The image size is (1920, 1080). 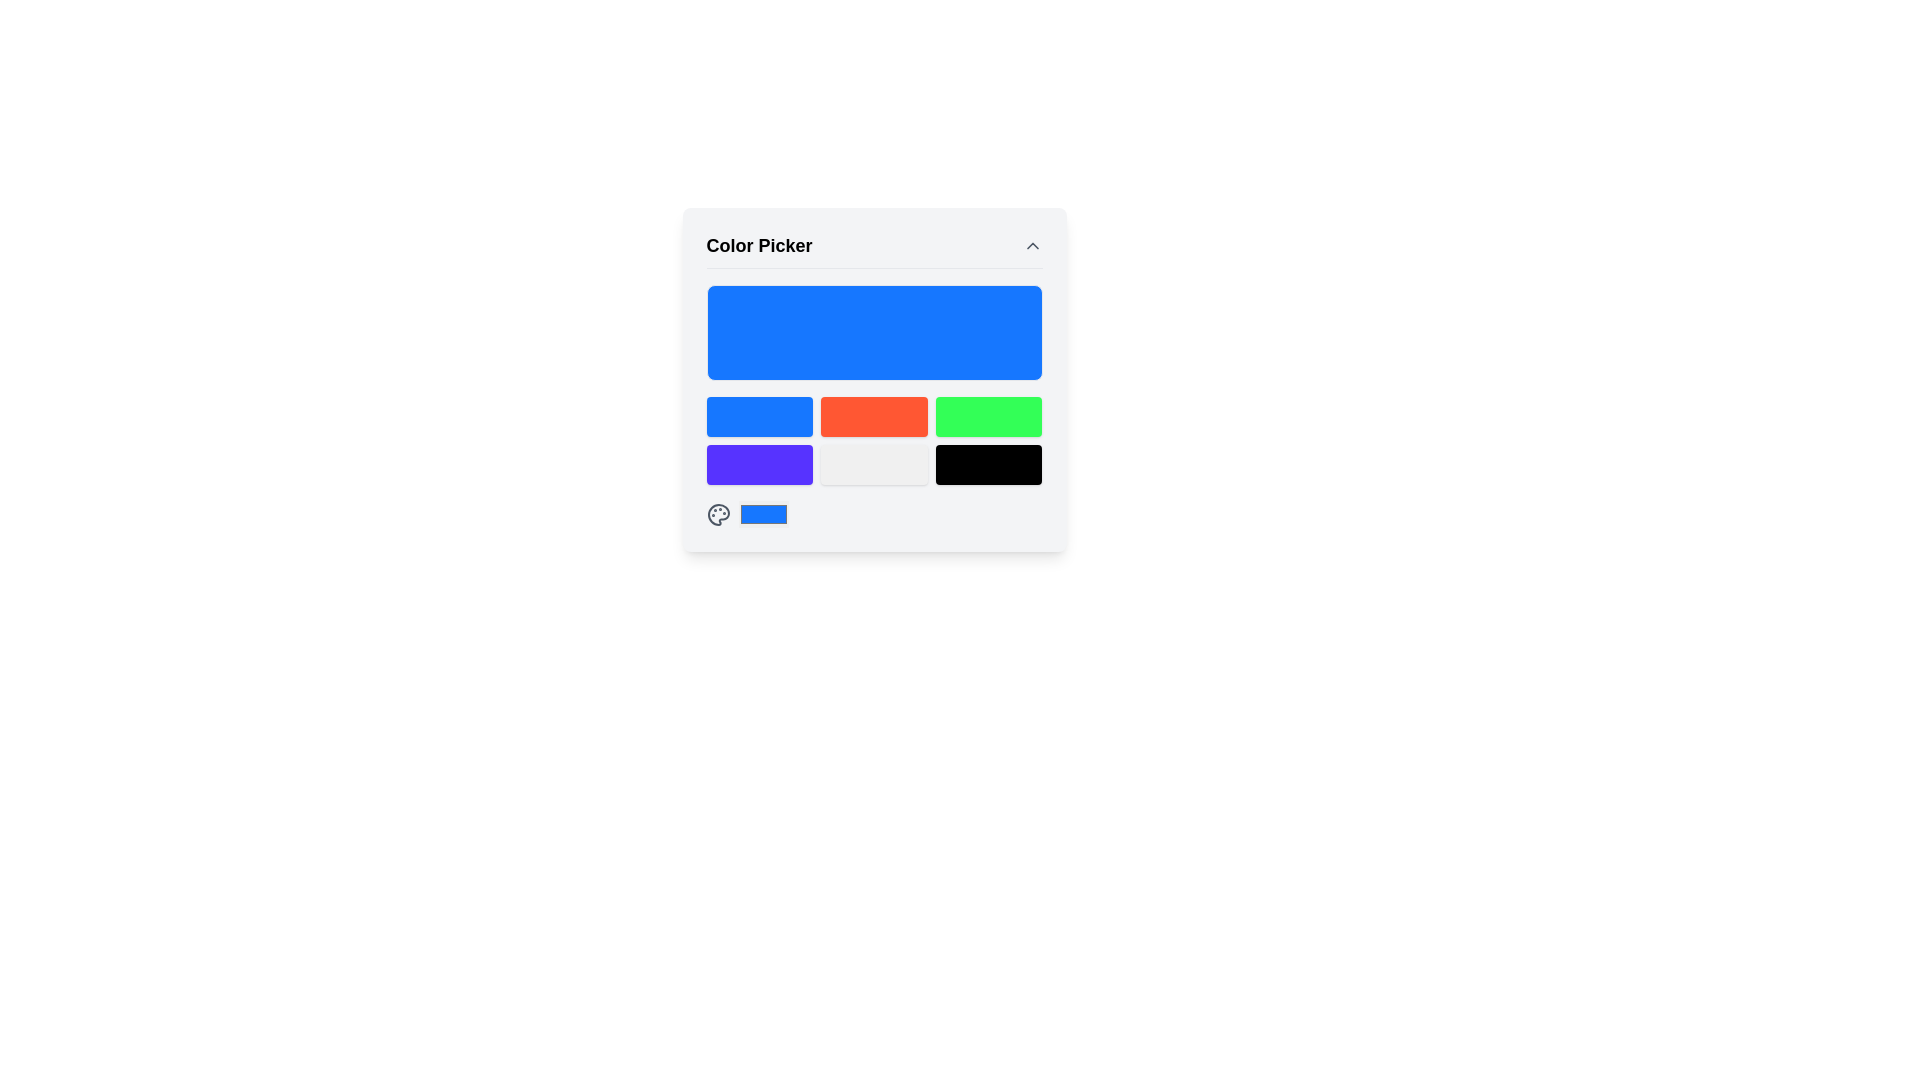 I want to click on the top-left rounded blue button in the color selection interface, so click(x=757, y=415).